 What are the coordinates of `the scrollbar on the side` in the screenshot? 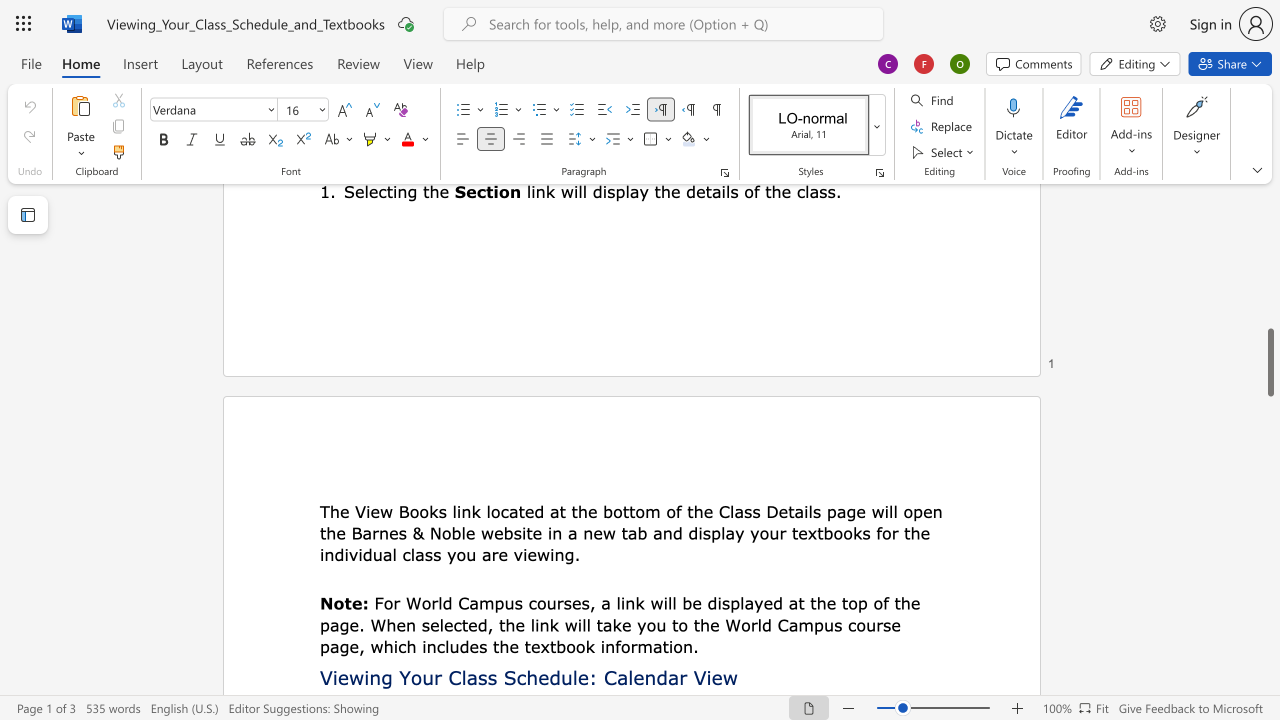 It's located at (1269, 360).